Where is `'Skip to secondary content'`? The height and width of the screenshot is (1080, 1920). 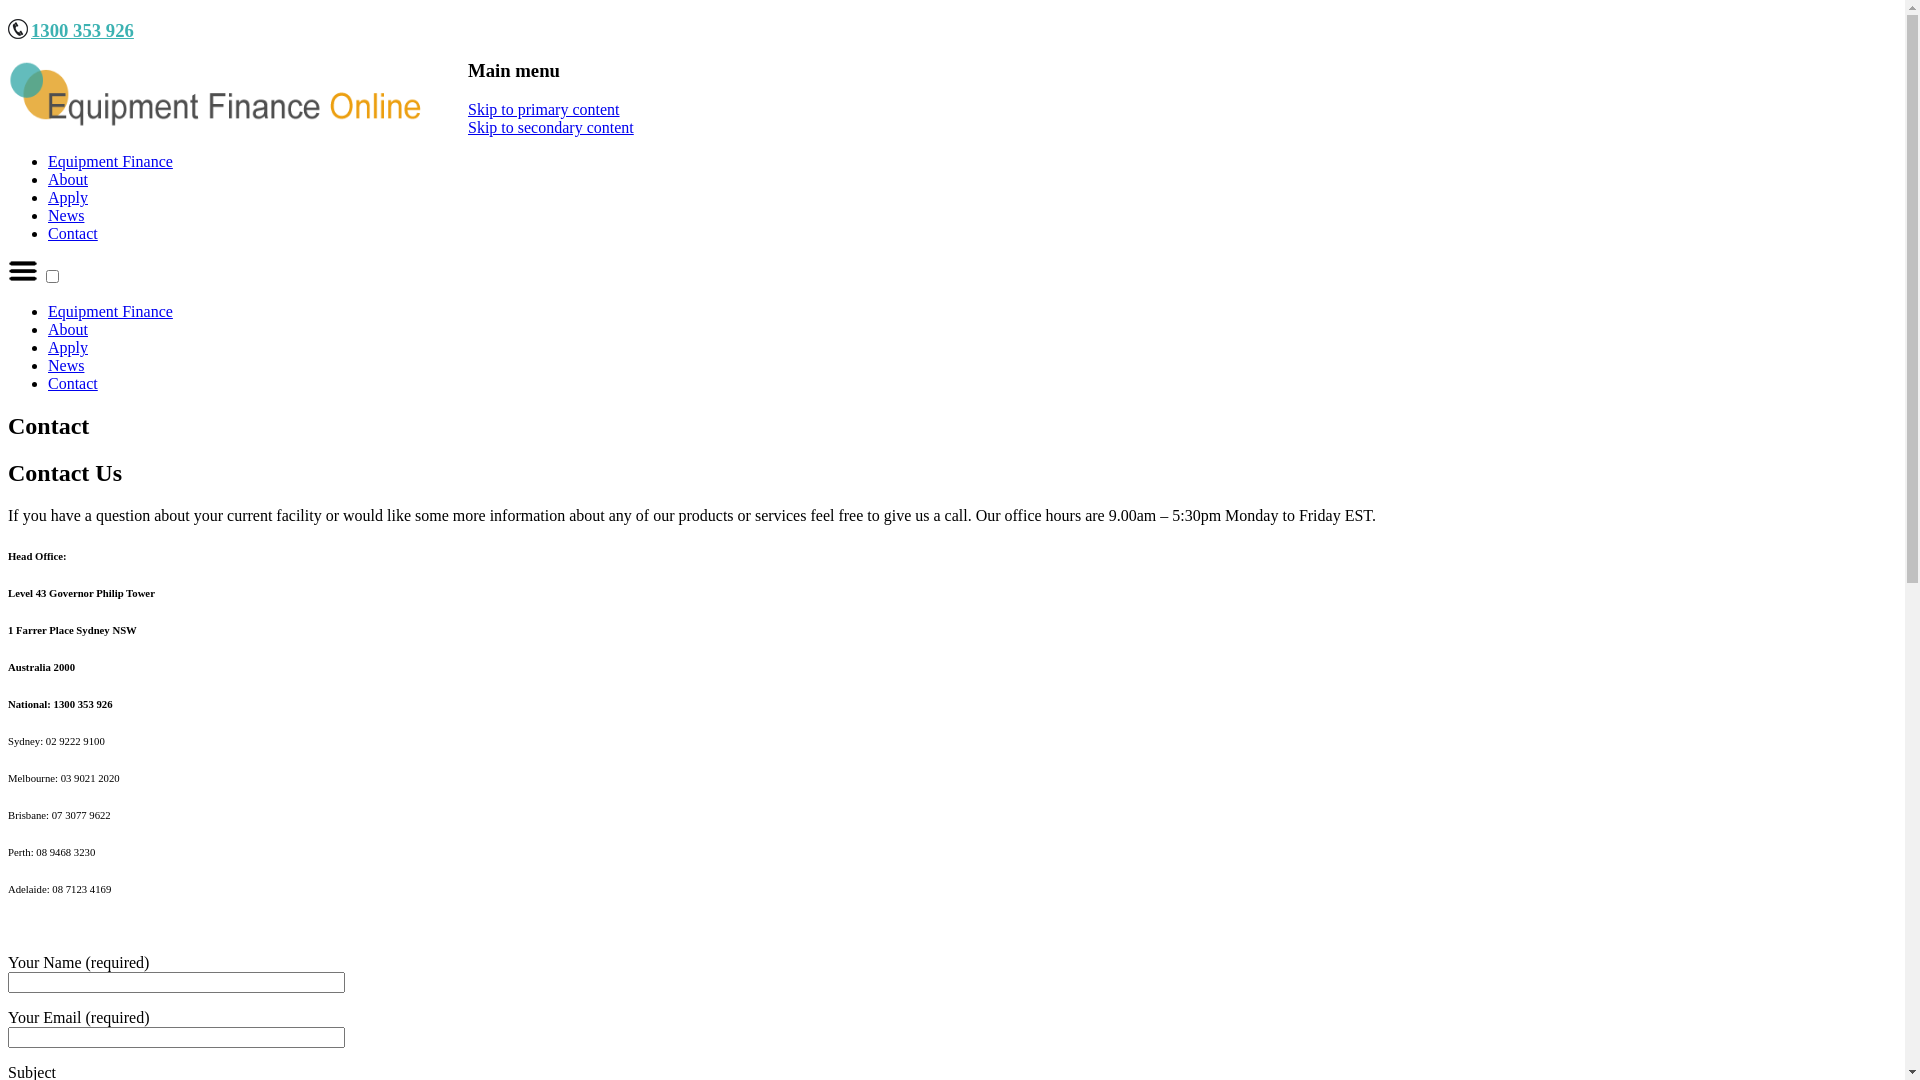
'Skip to secondary content' is located at coordinates (551, 127).